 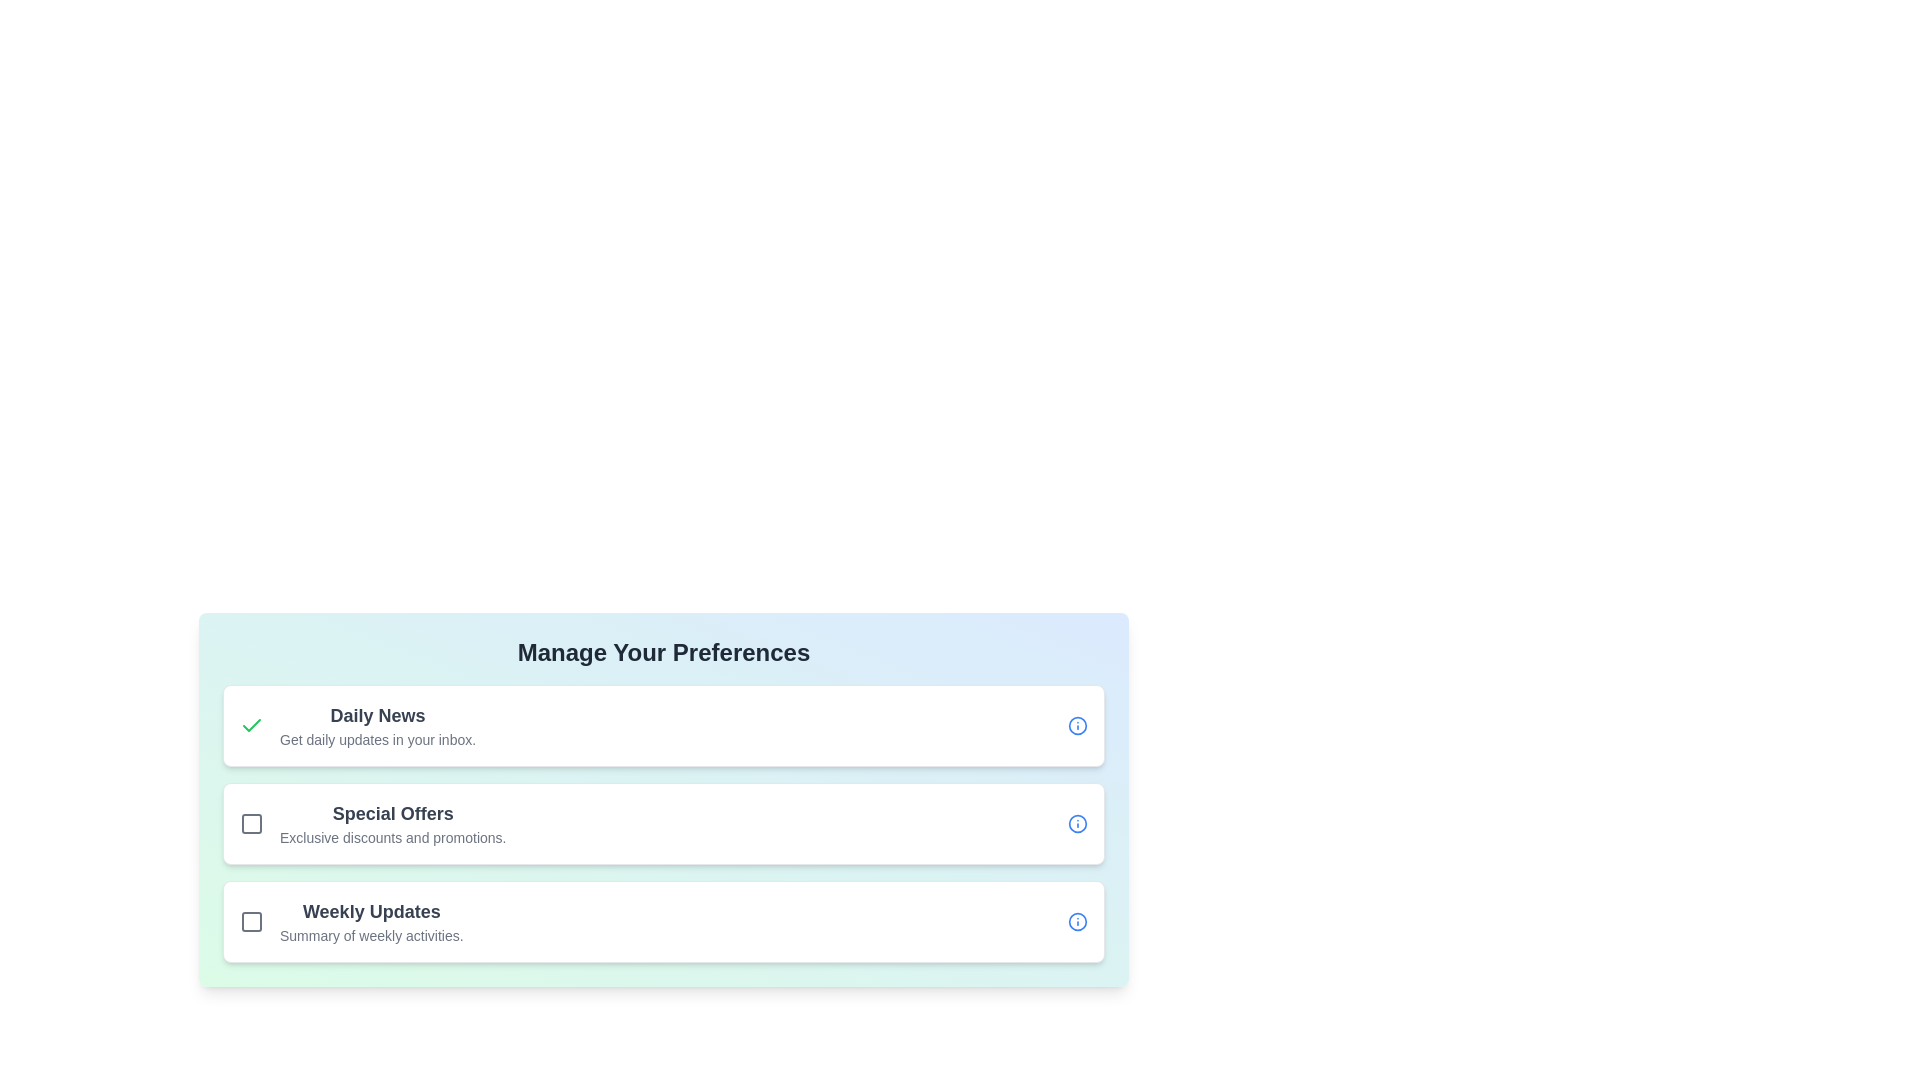 What do you see at coordinates (663, 824) in the screenshot?
I see `the 'Daily News' card element, which features a bold title and a subtitle, styled as a selectable option in a vertical list under 'Manage Your Preferences.'` at bounding box center [663, 824].